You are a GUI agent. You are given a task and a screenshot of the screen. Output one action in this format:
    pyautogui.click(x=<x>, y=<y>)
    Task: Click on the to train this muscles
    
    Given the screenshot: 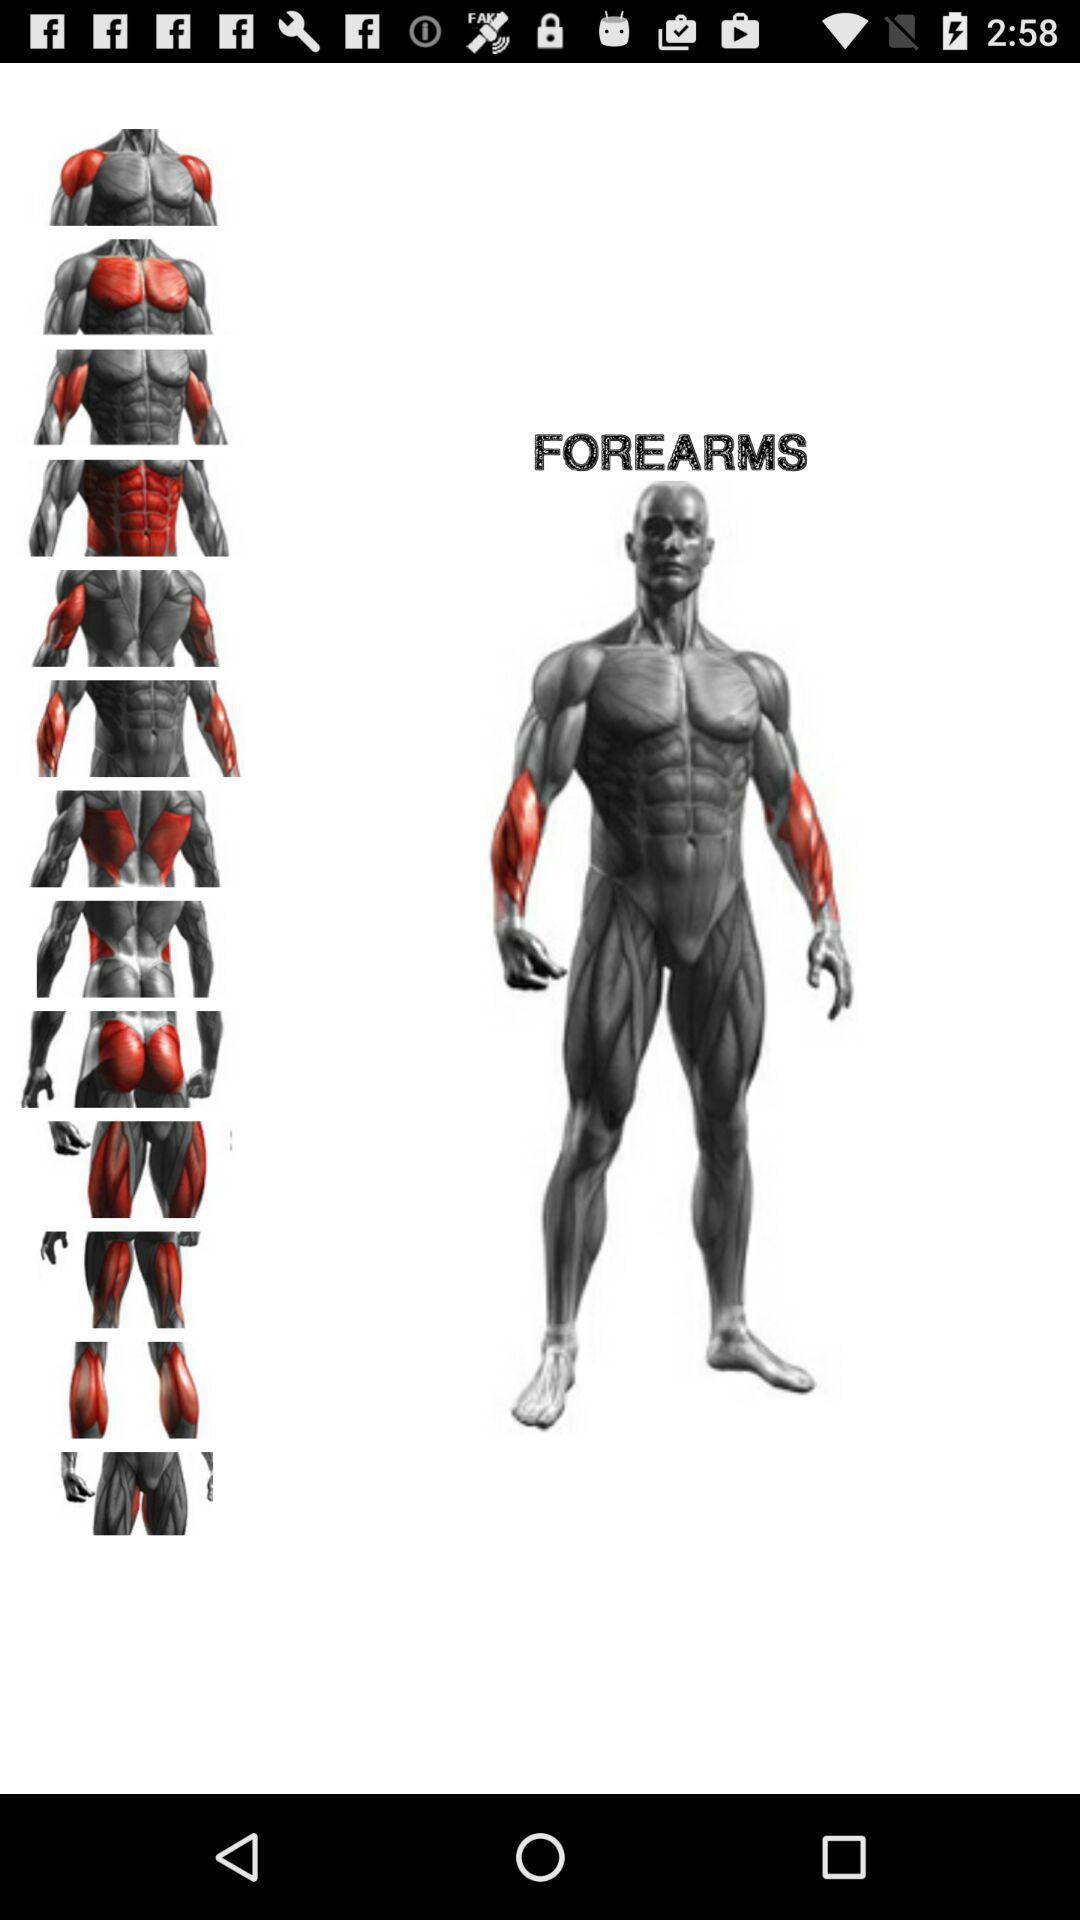 What is the action you would take?
    pyautogui.click(x=131, y=1051)
    